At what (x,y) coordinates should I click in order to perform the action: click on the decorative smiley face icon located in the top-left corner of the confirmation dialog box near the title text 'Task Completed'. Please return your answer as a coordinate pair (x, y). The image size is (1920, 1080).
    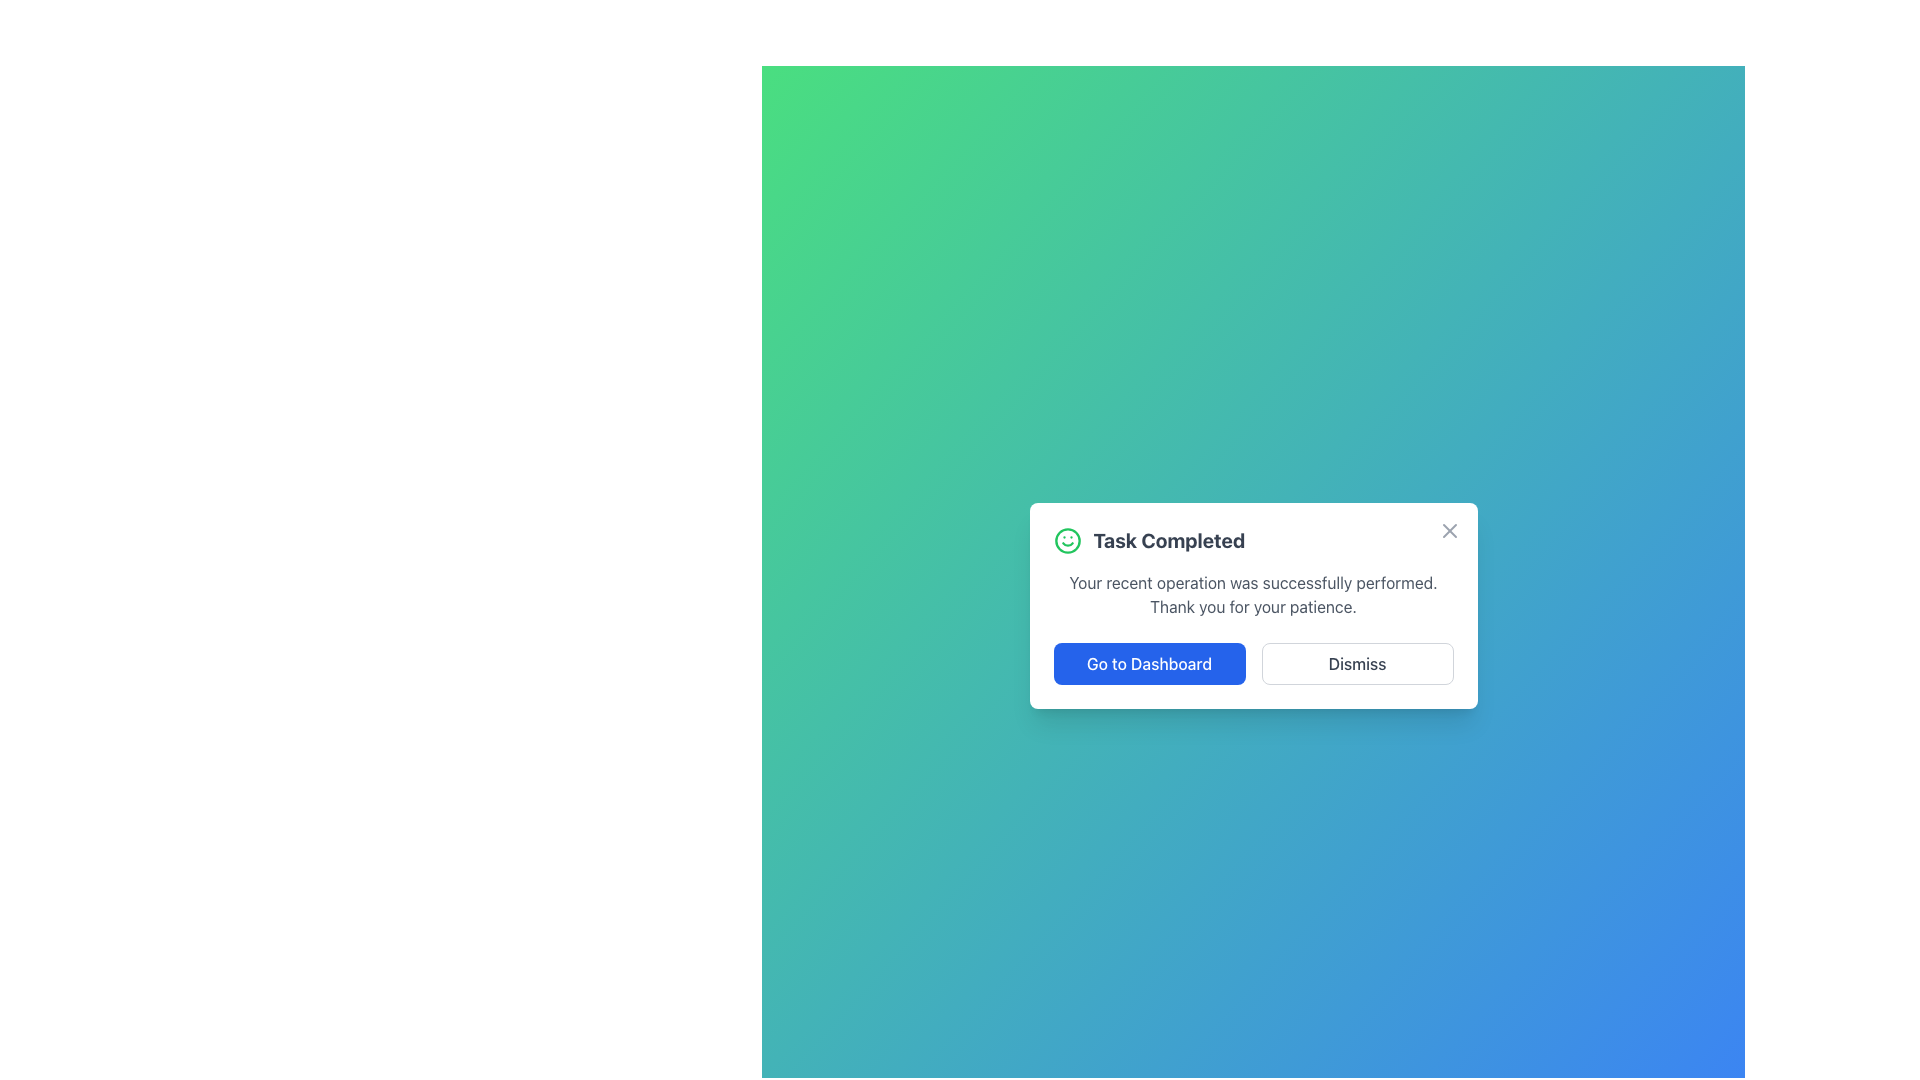
    Looking at the image, I should click on (1066, 540).